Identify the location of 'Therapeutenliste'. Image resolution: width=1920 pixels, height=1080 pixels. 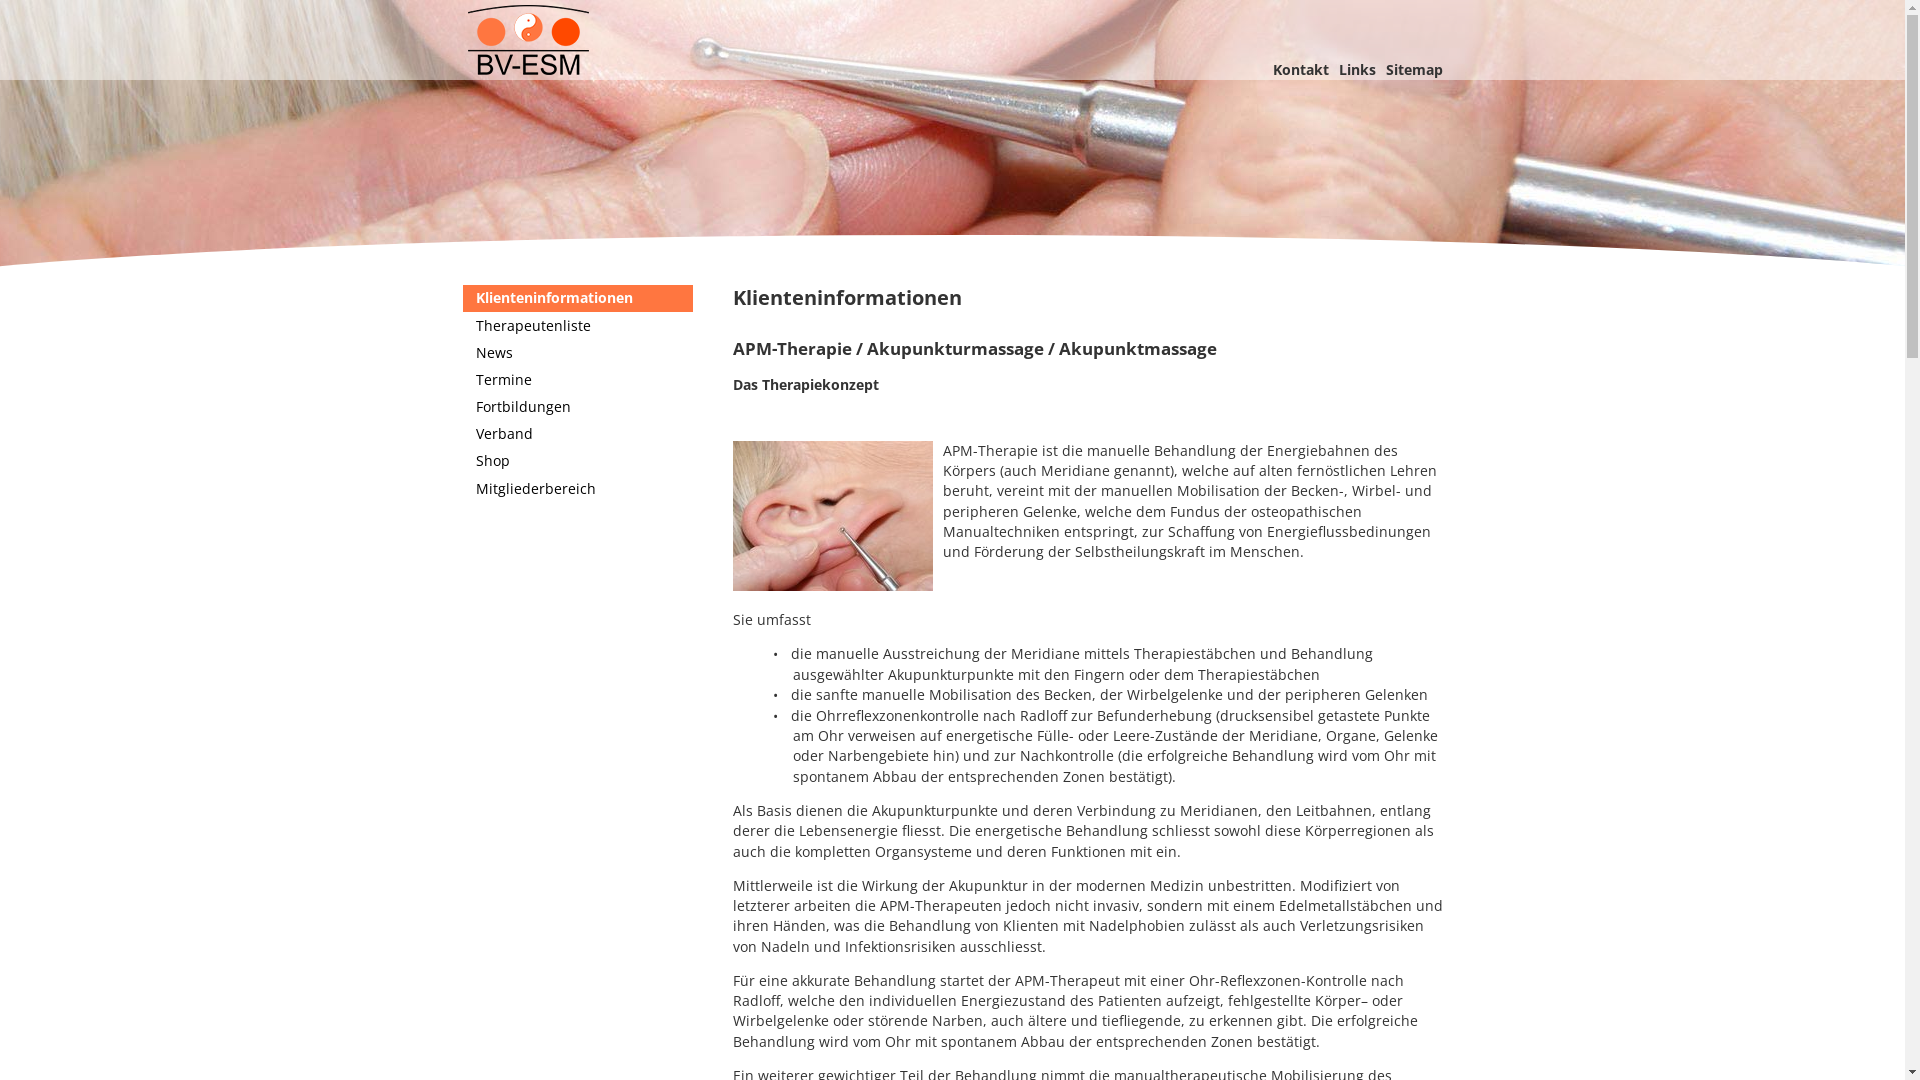
(460, 324).